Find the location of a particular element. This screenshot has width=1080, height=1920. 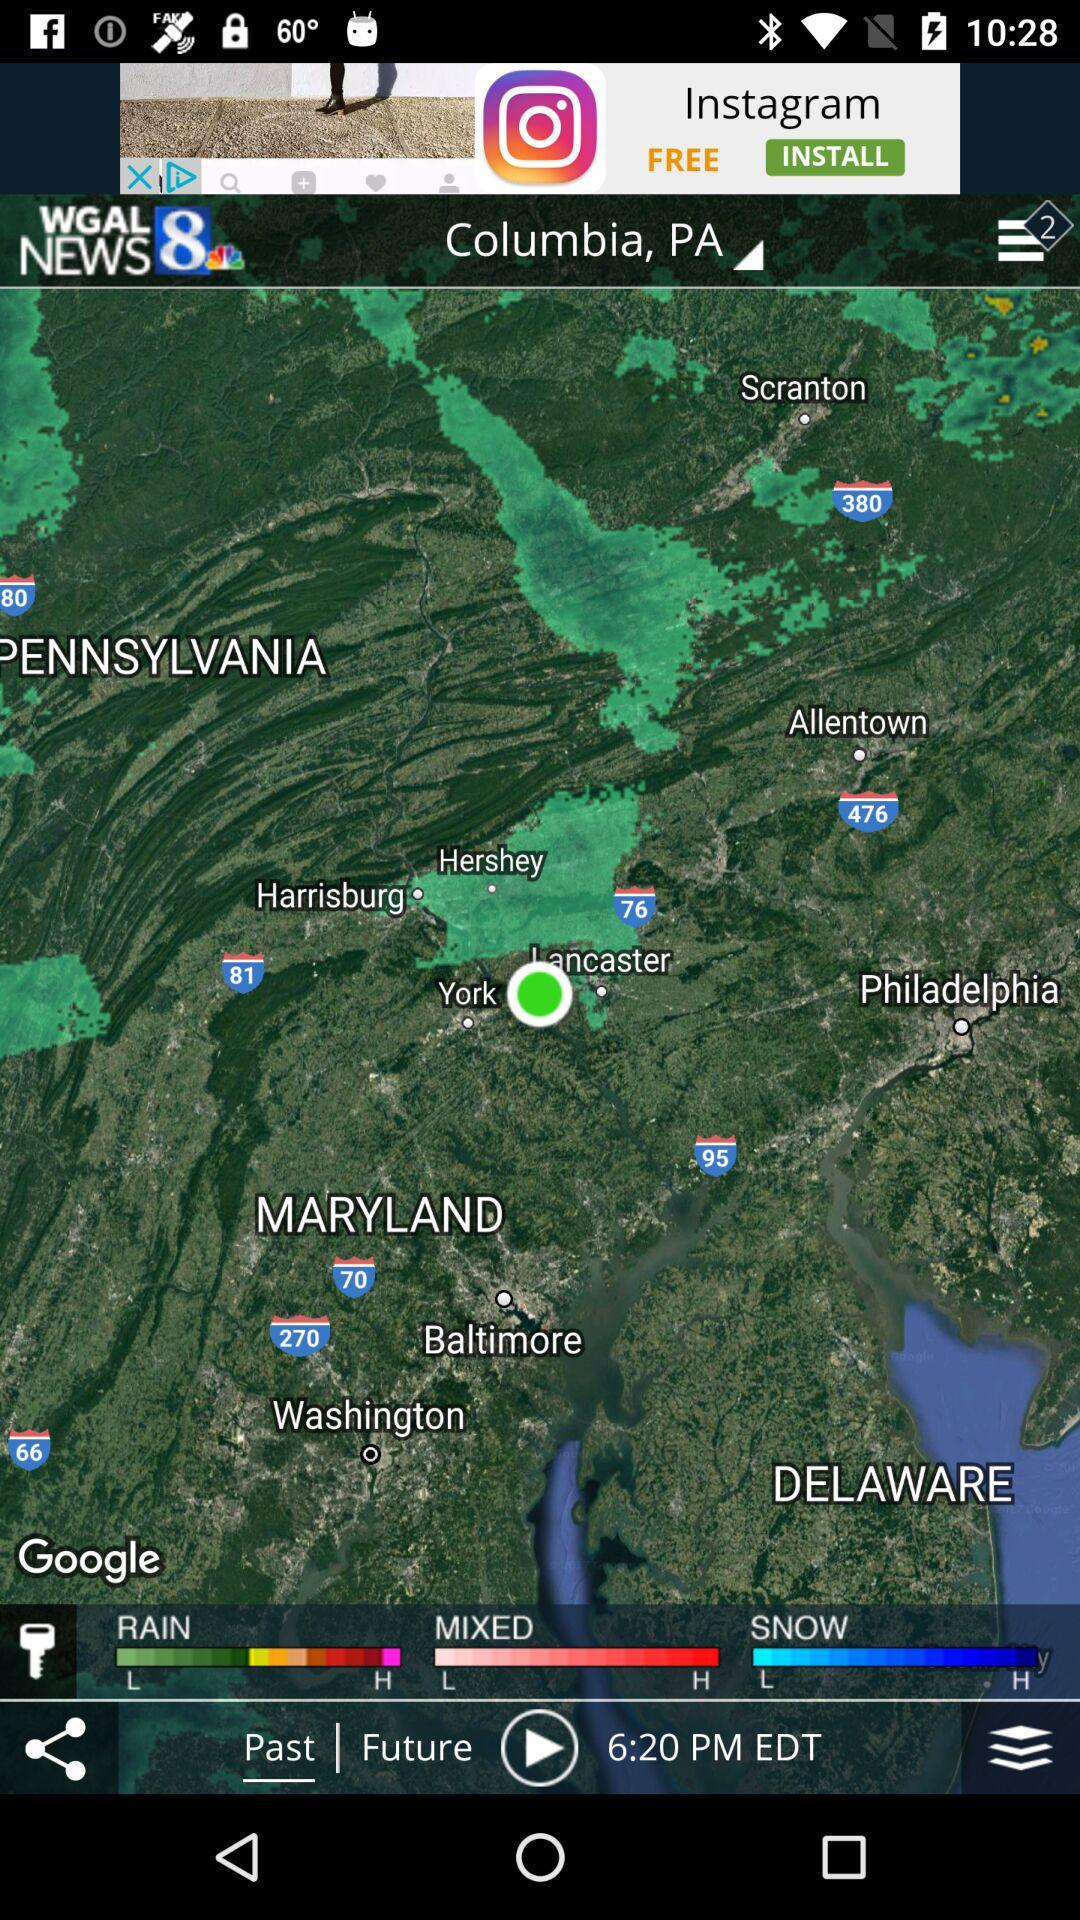

item to the left of columbia, pa is located at coordinates (131, 240).